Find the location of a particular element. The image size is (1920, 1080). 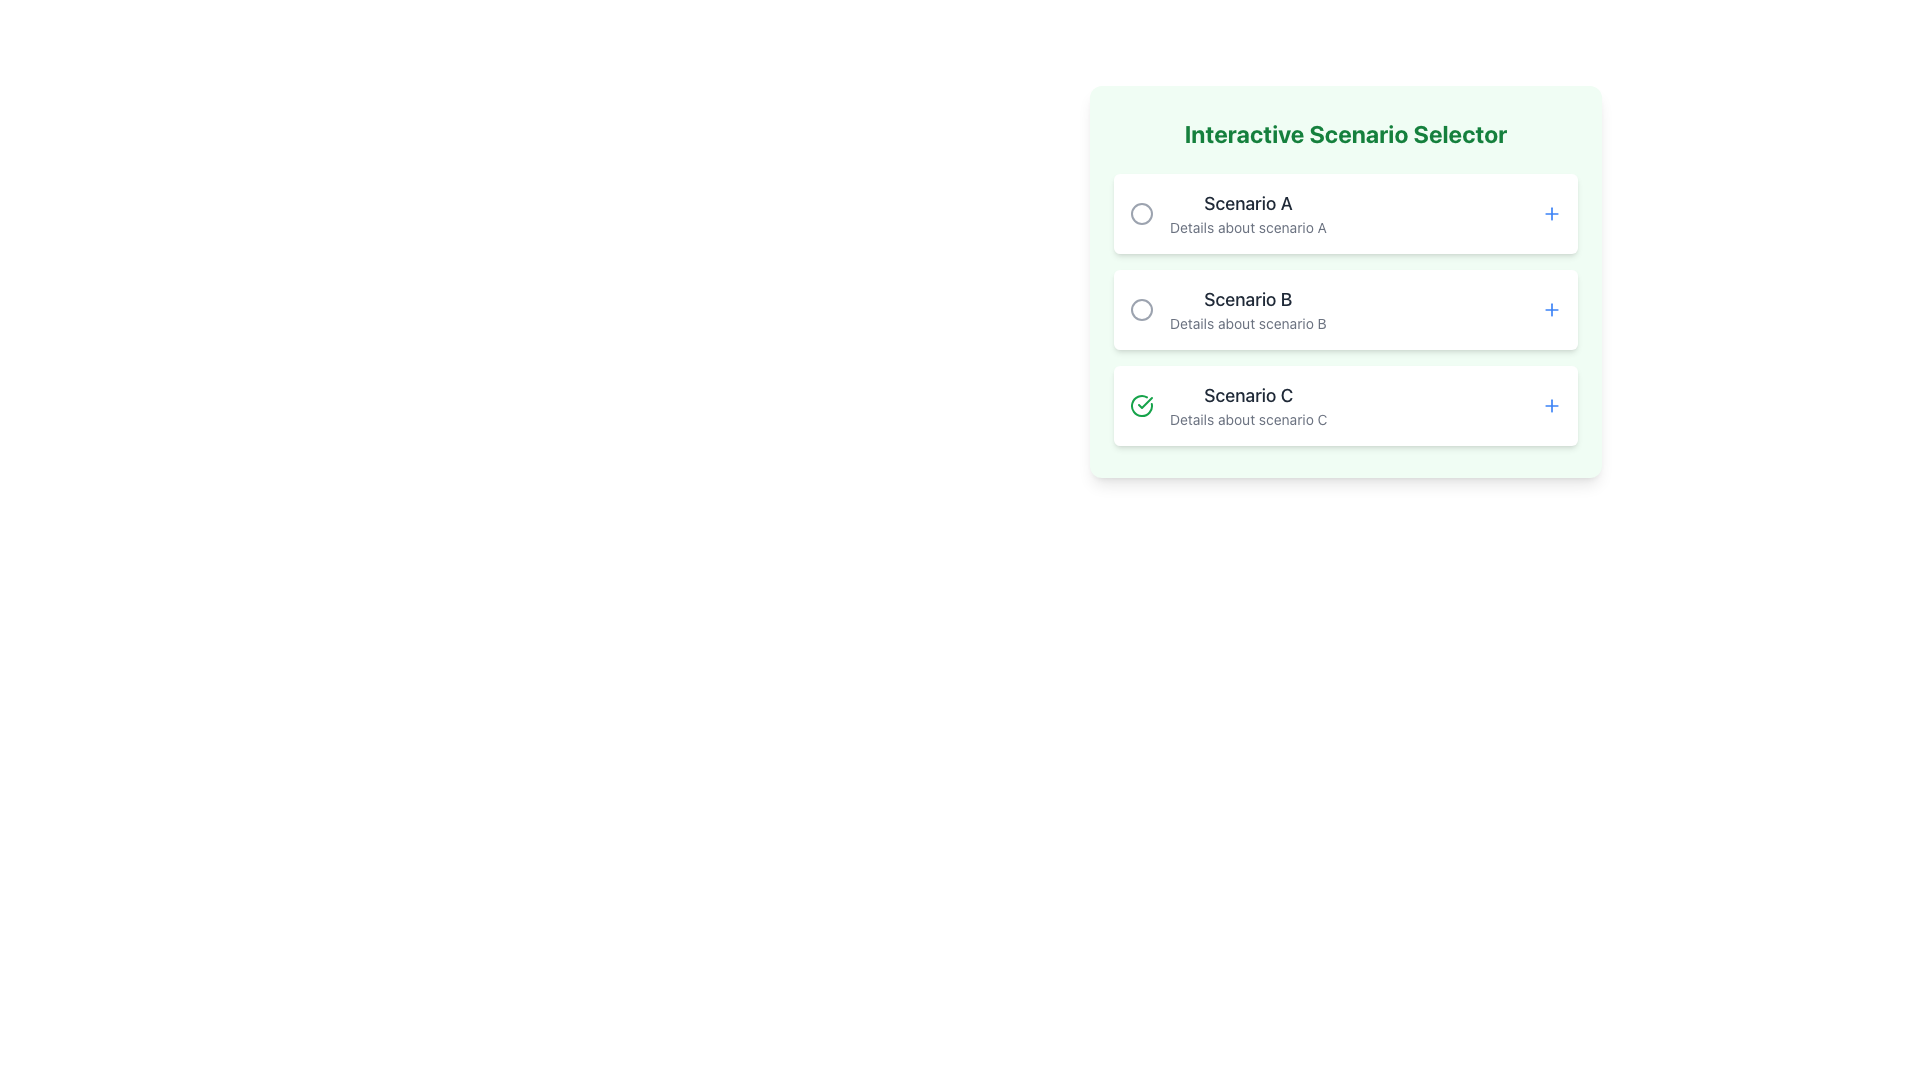

descriptive label text positioned underneath the header 'Scenario B' in the interactive selector interface is located at coordinates (1247, 323).